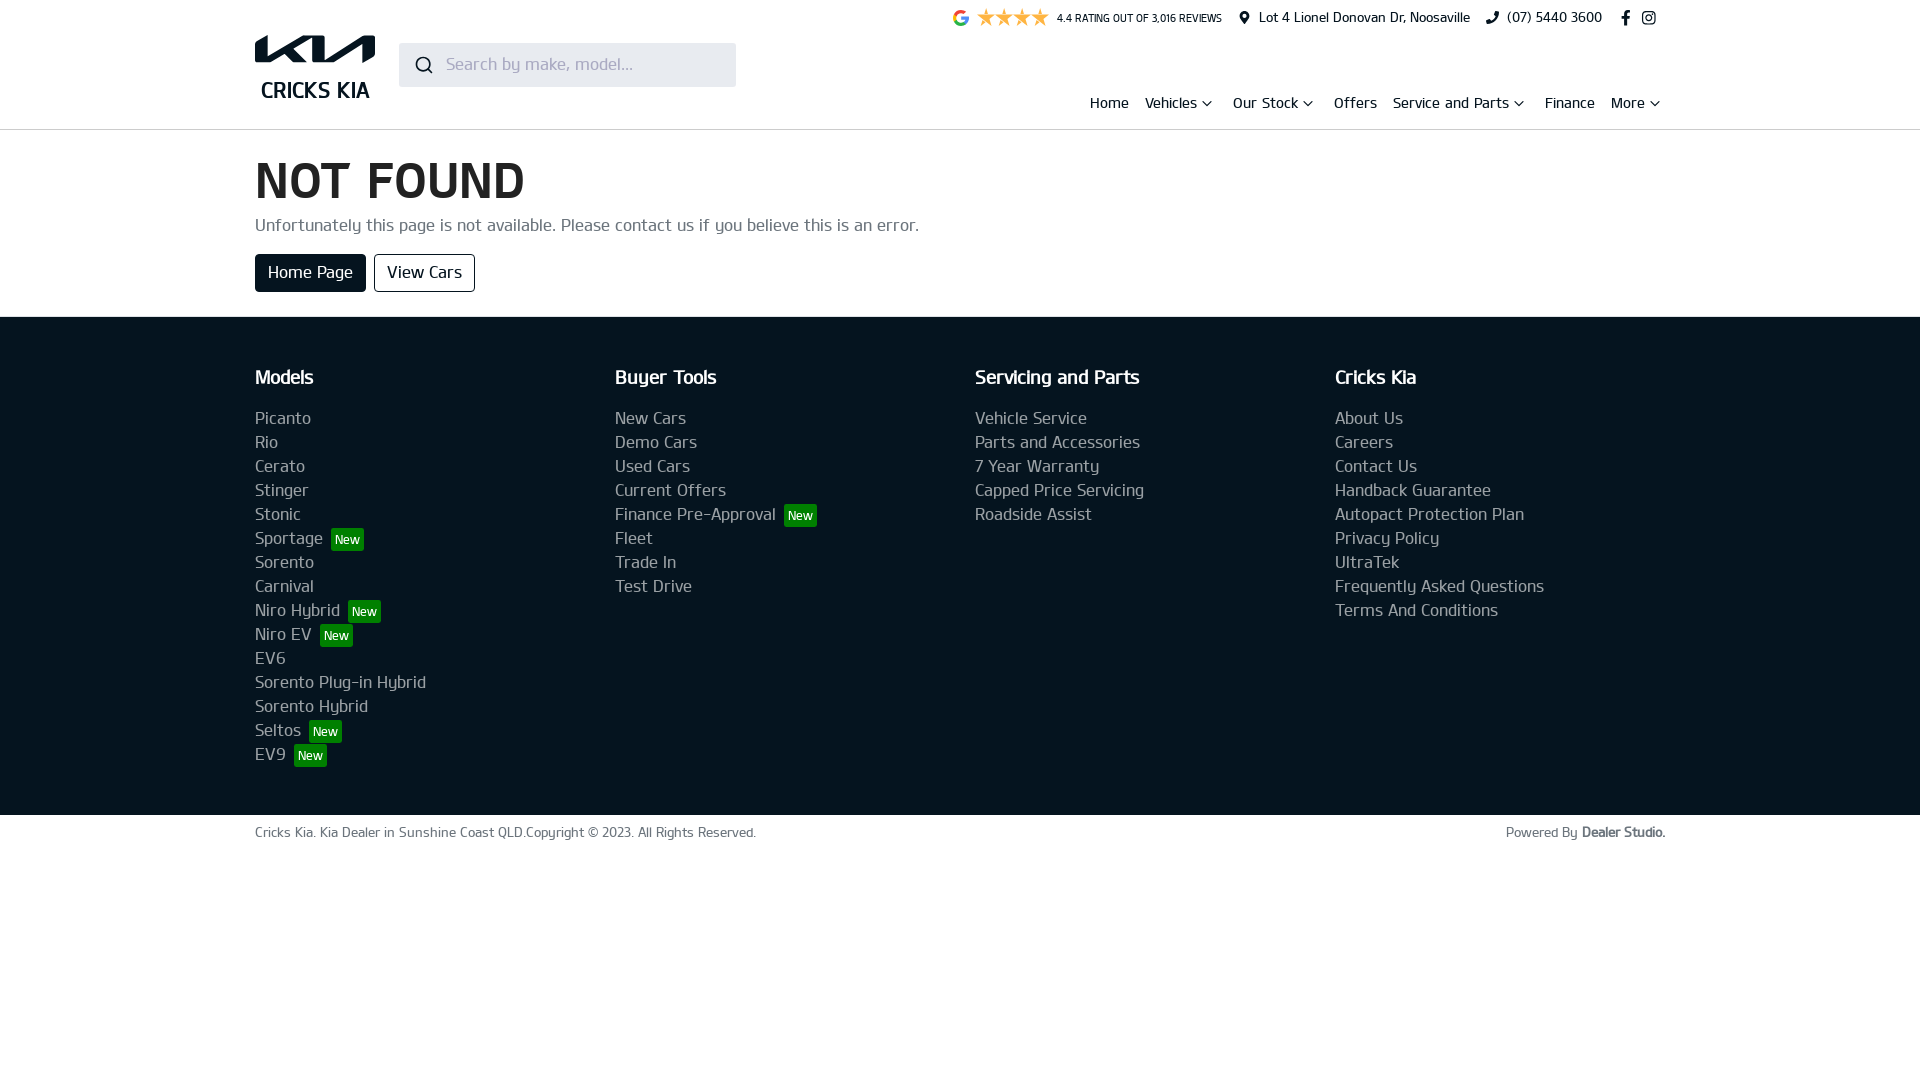 This screenshot has width=1920, height=1080. I want to click on 'Sorento Hybrid', so click(253, 705).